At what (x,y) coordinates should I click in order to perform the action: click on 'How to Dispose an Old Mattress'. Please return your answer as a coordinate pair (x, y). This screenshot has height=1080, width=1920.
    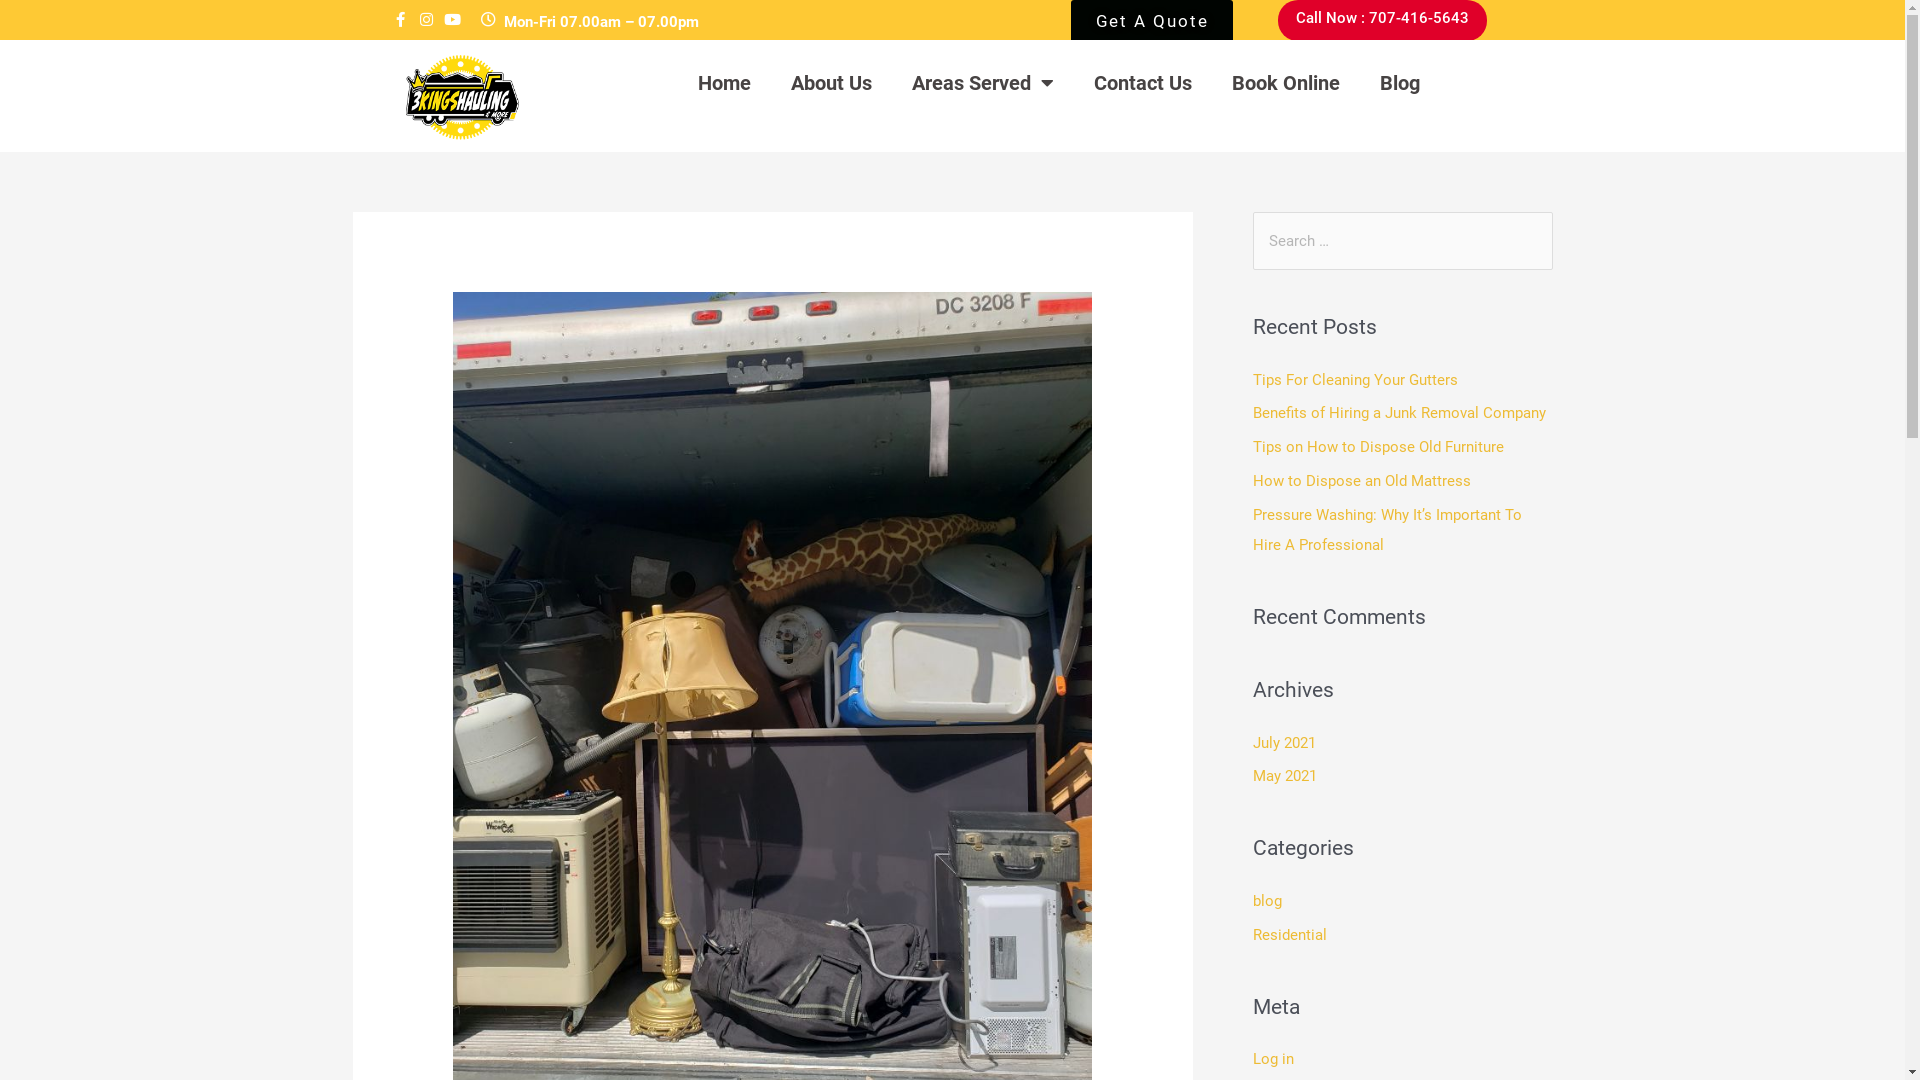
    Looking at the image, I should click on (1360, 481).